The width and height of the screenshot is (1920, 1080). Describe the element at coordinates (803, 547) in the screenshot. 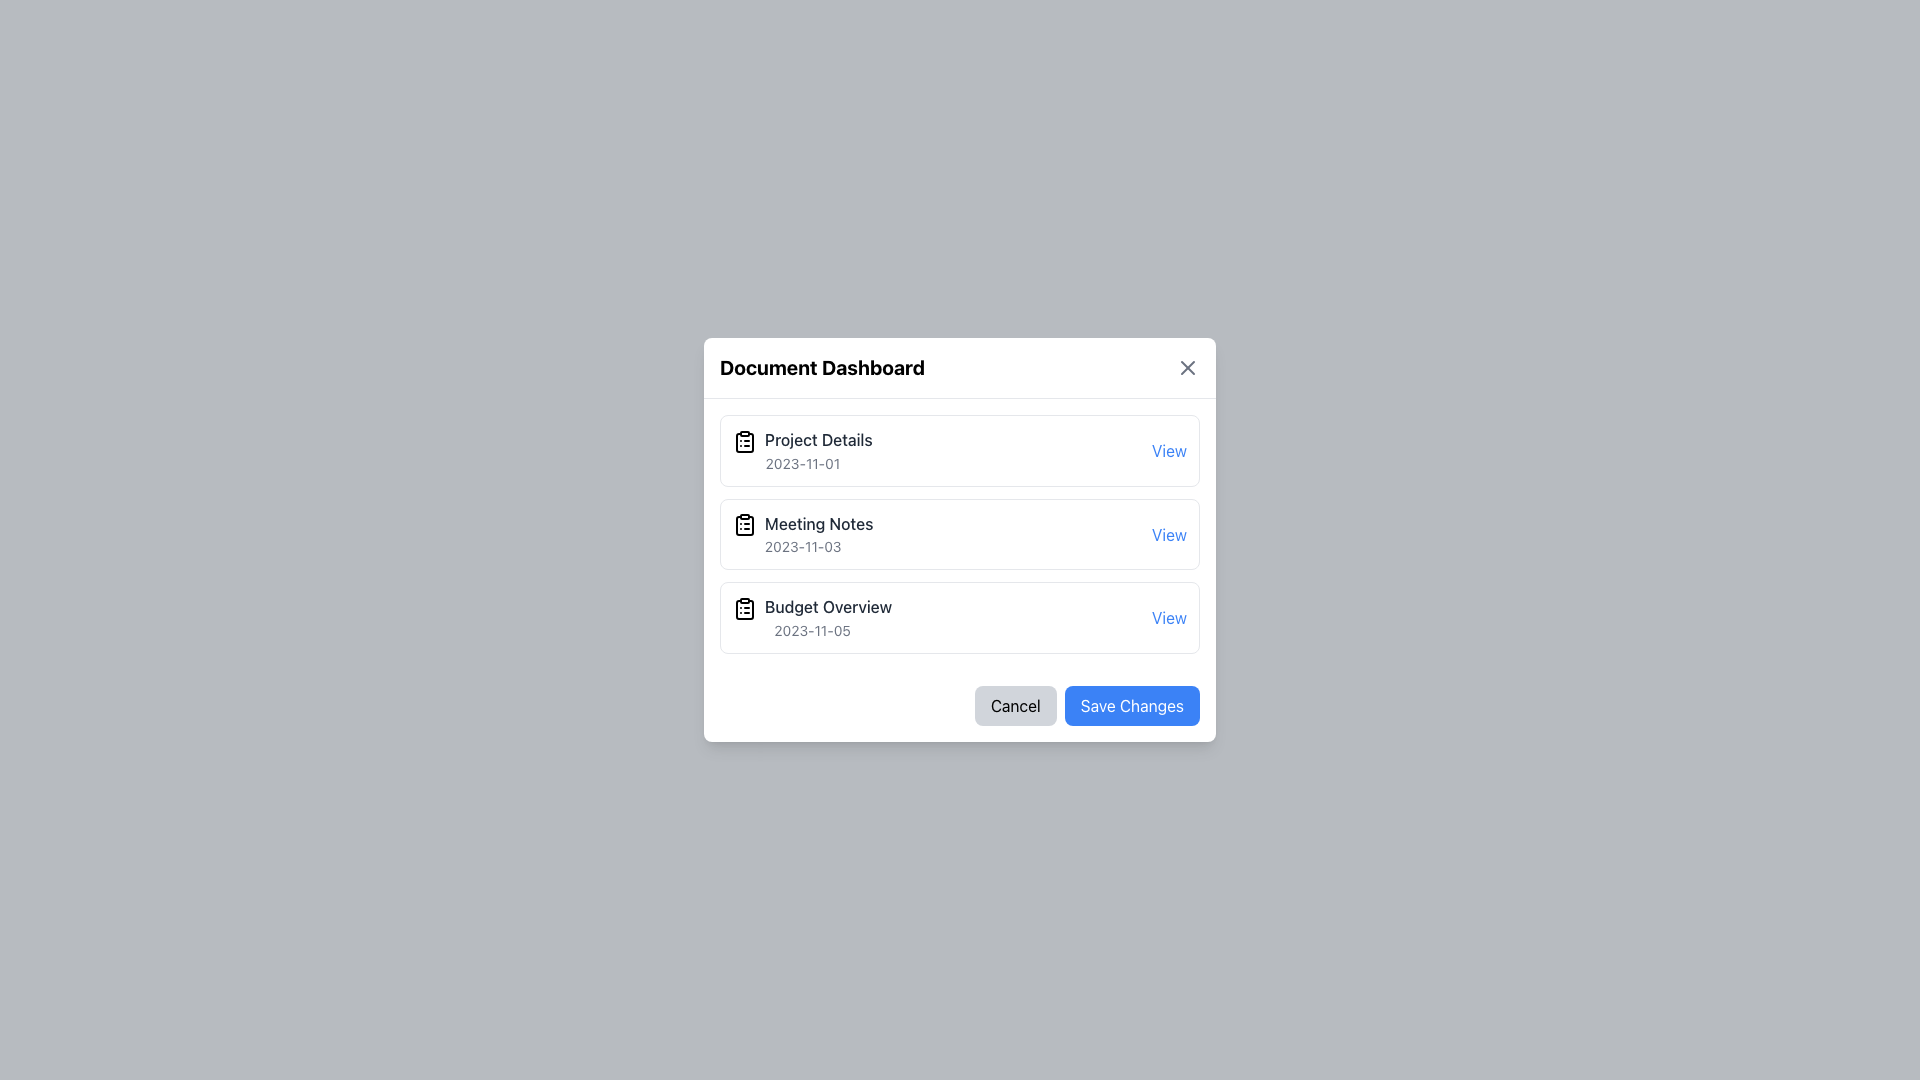

I see `date text '2023-11-03' located below the 'Meeting Notes' title in the list` at that location.